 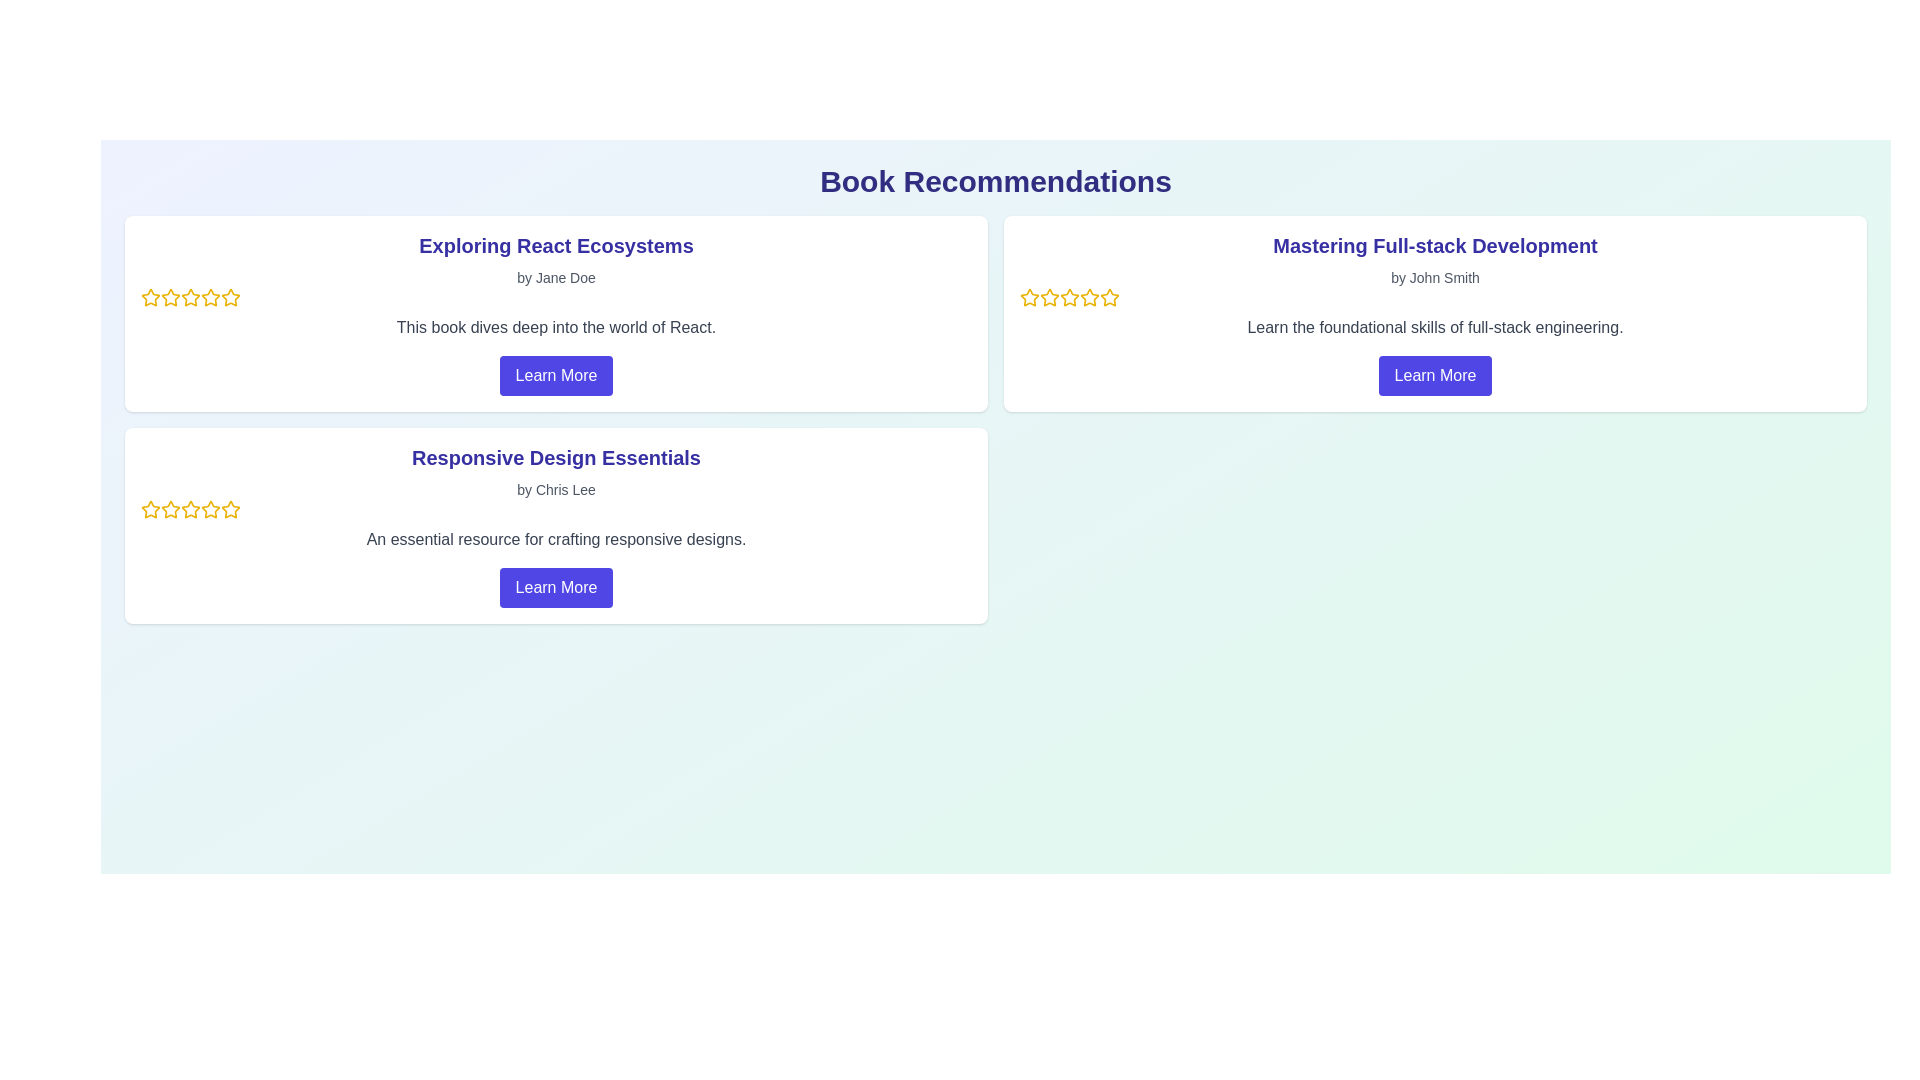 What do you see at coordinates (211, 297) in the screenshot?
I see `the sixth star icon in the rating widget under the 'Exploring React Ecosystems' section, which is represented as a hollow yellow outlined star` at bounding box center [211, 297].